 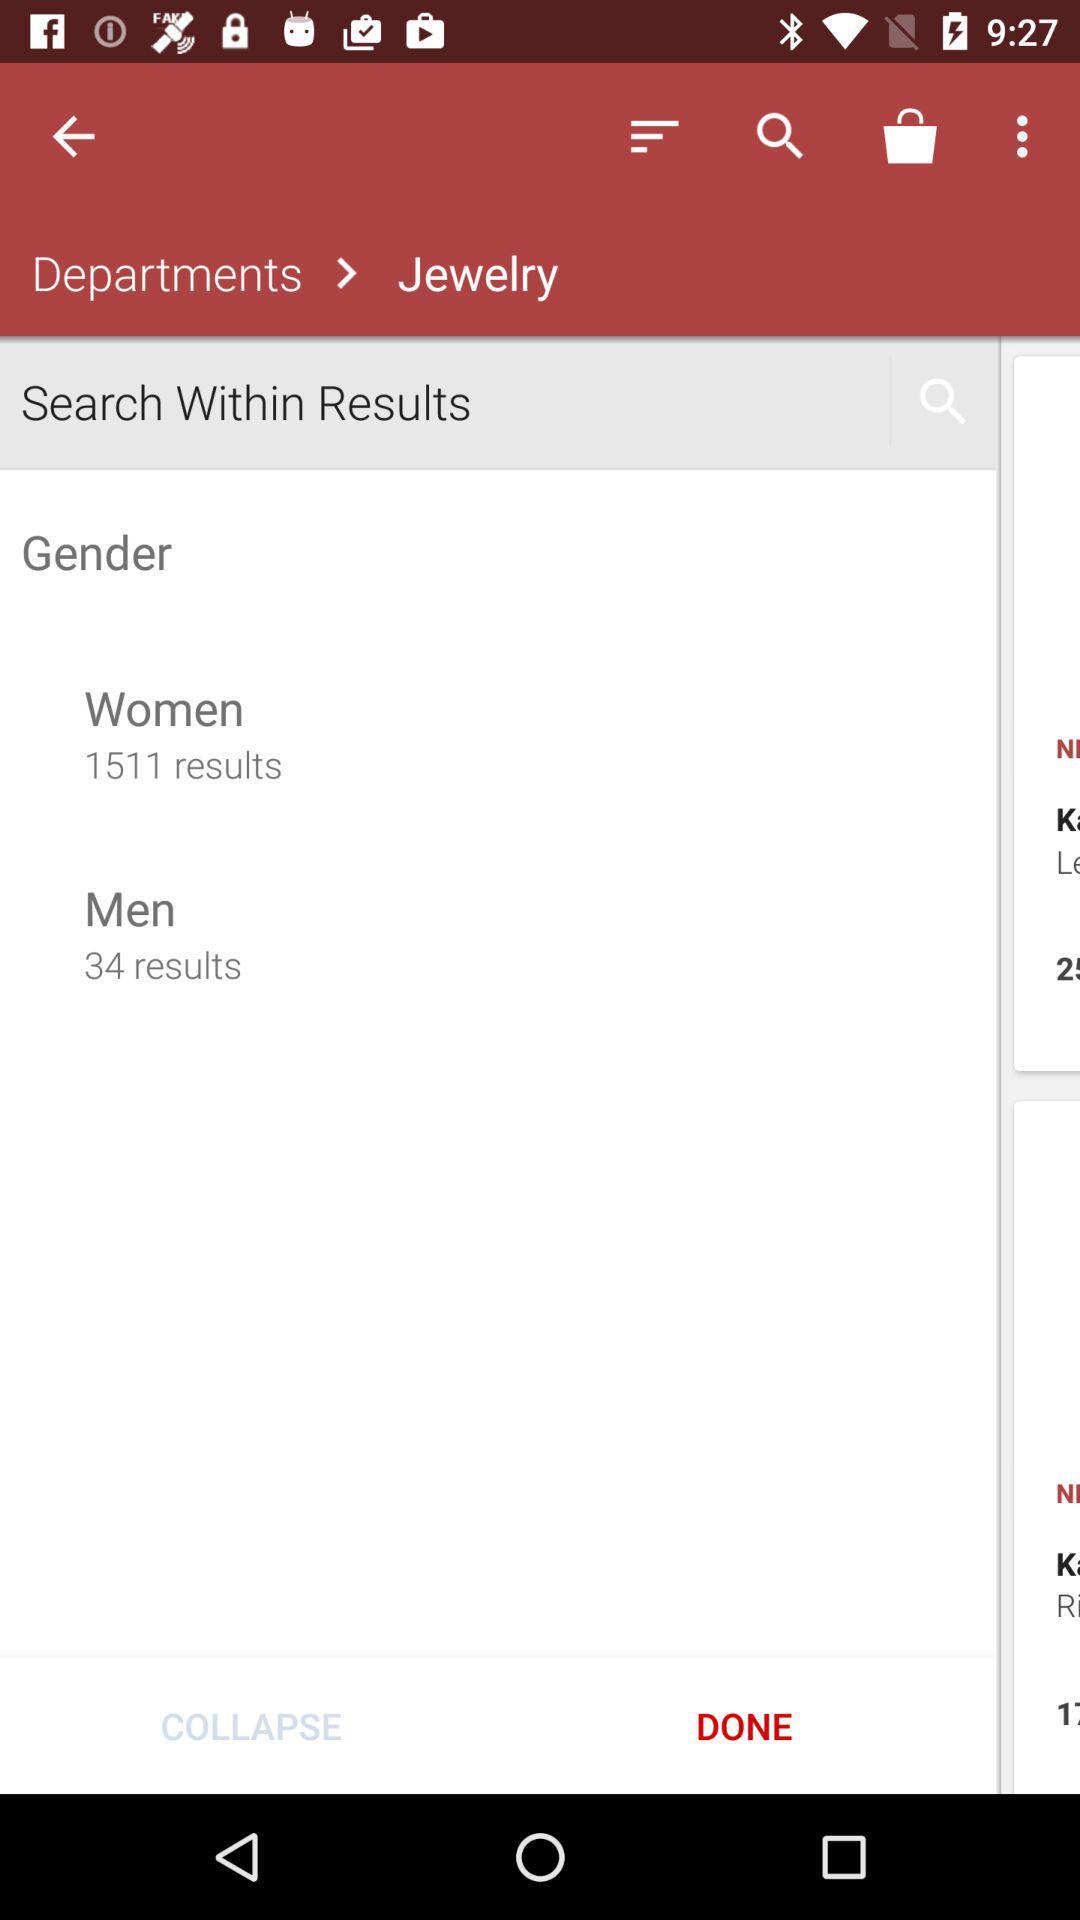 What do you see at coordinates (909, 135) in the screenshot?
I see `the icon next to search icon` at bounding box center [909, 135].